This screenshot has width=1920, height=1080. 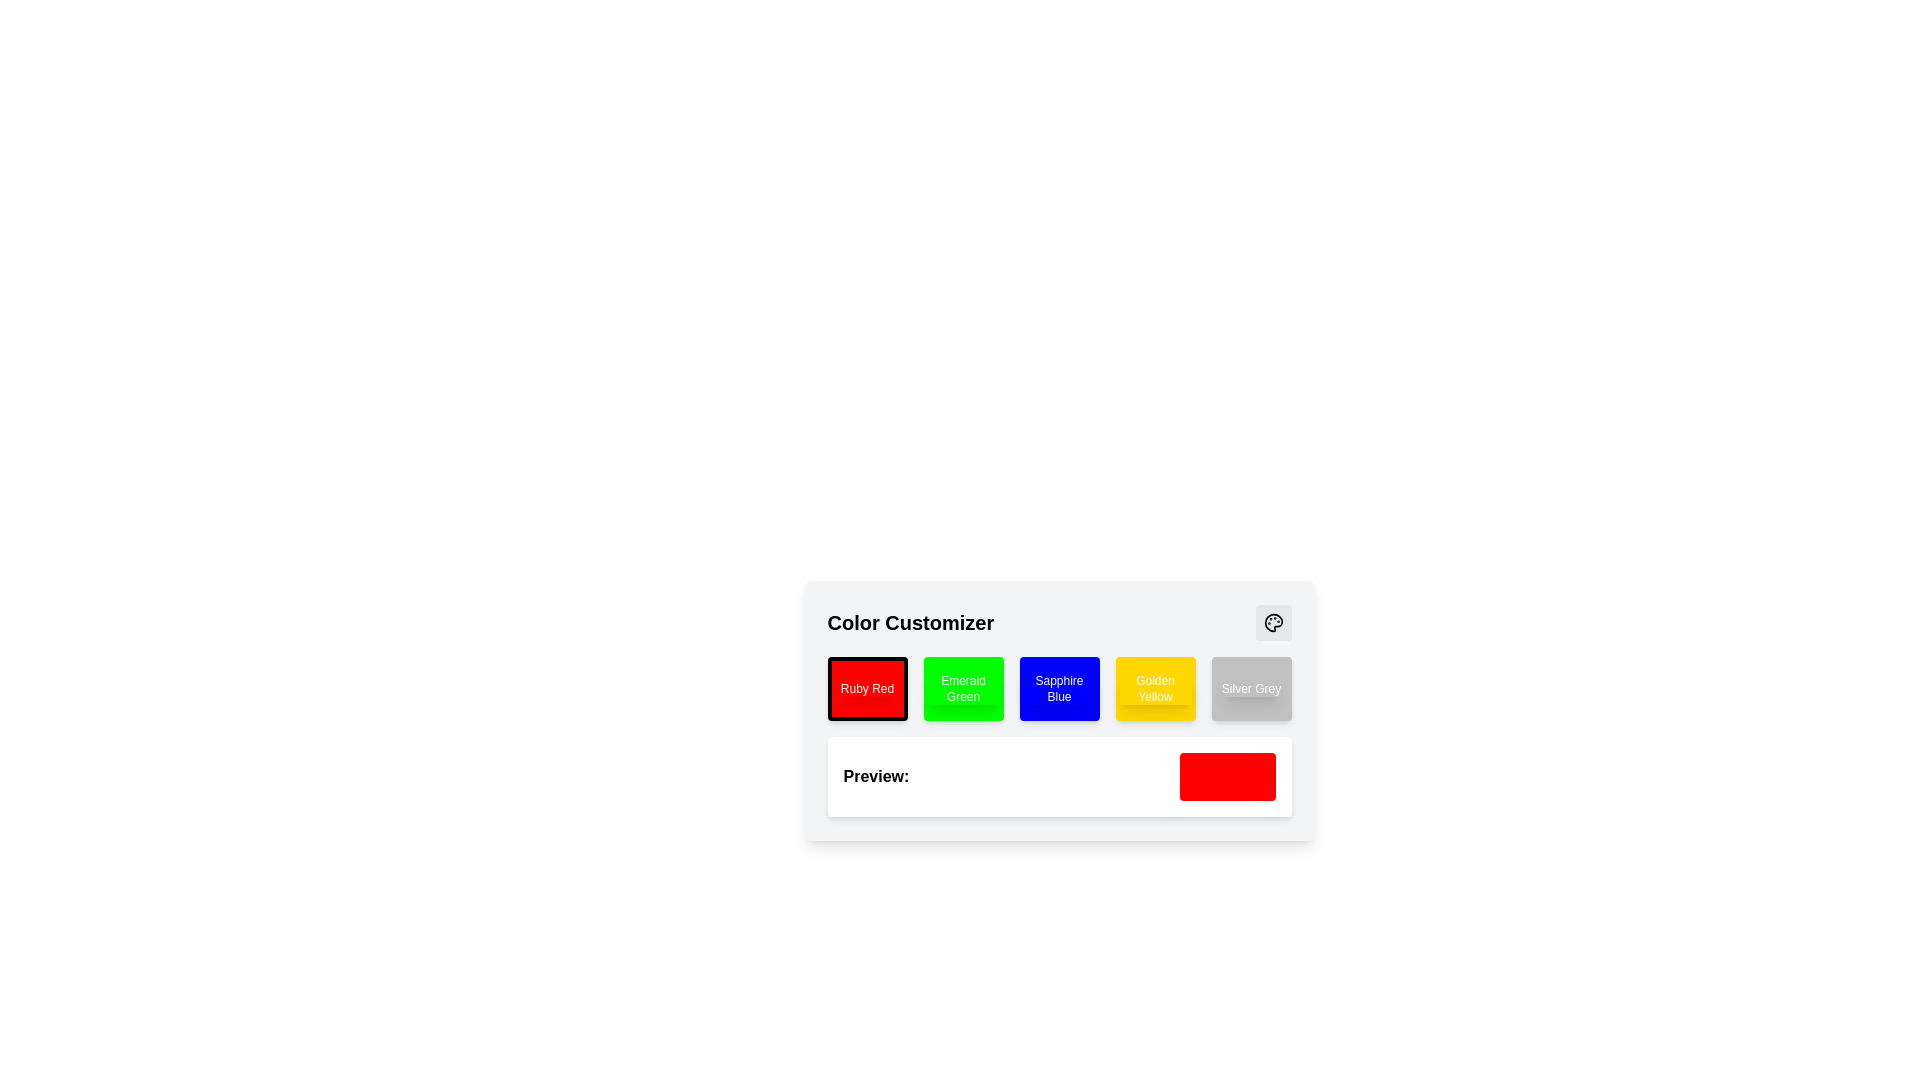 What do you see at coordinates (1250, 688) in the screenshot?
I see `the 'Silver Grey' color selection button, which is the fifth button in a horizontal row of color selection buttons, to observe the hover effect` at bounding box center [1250, 688].